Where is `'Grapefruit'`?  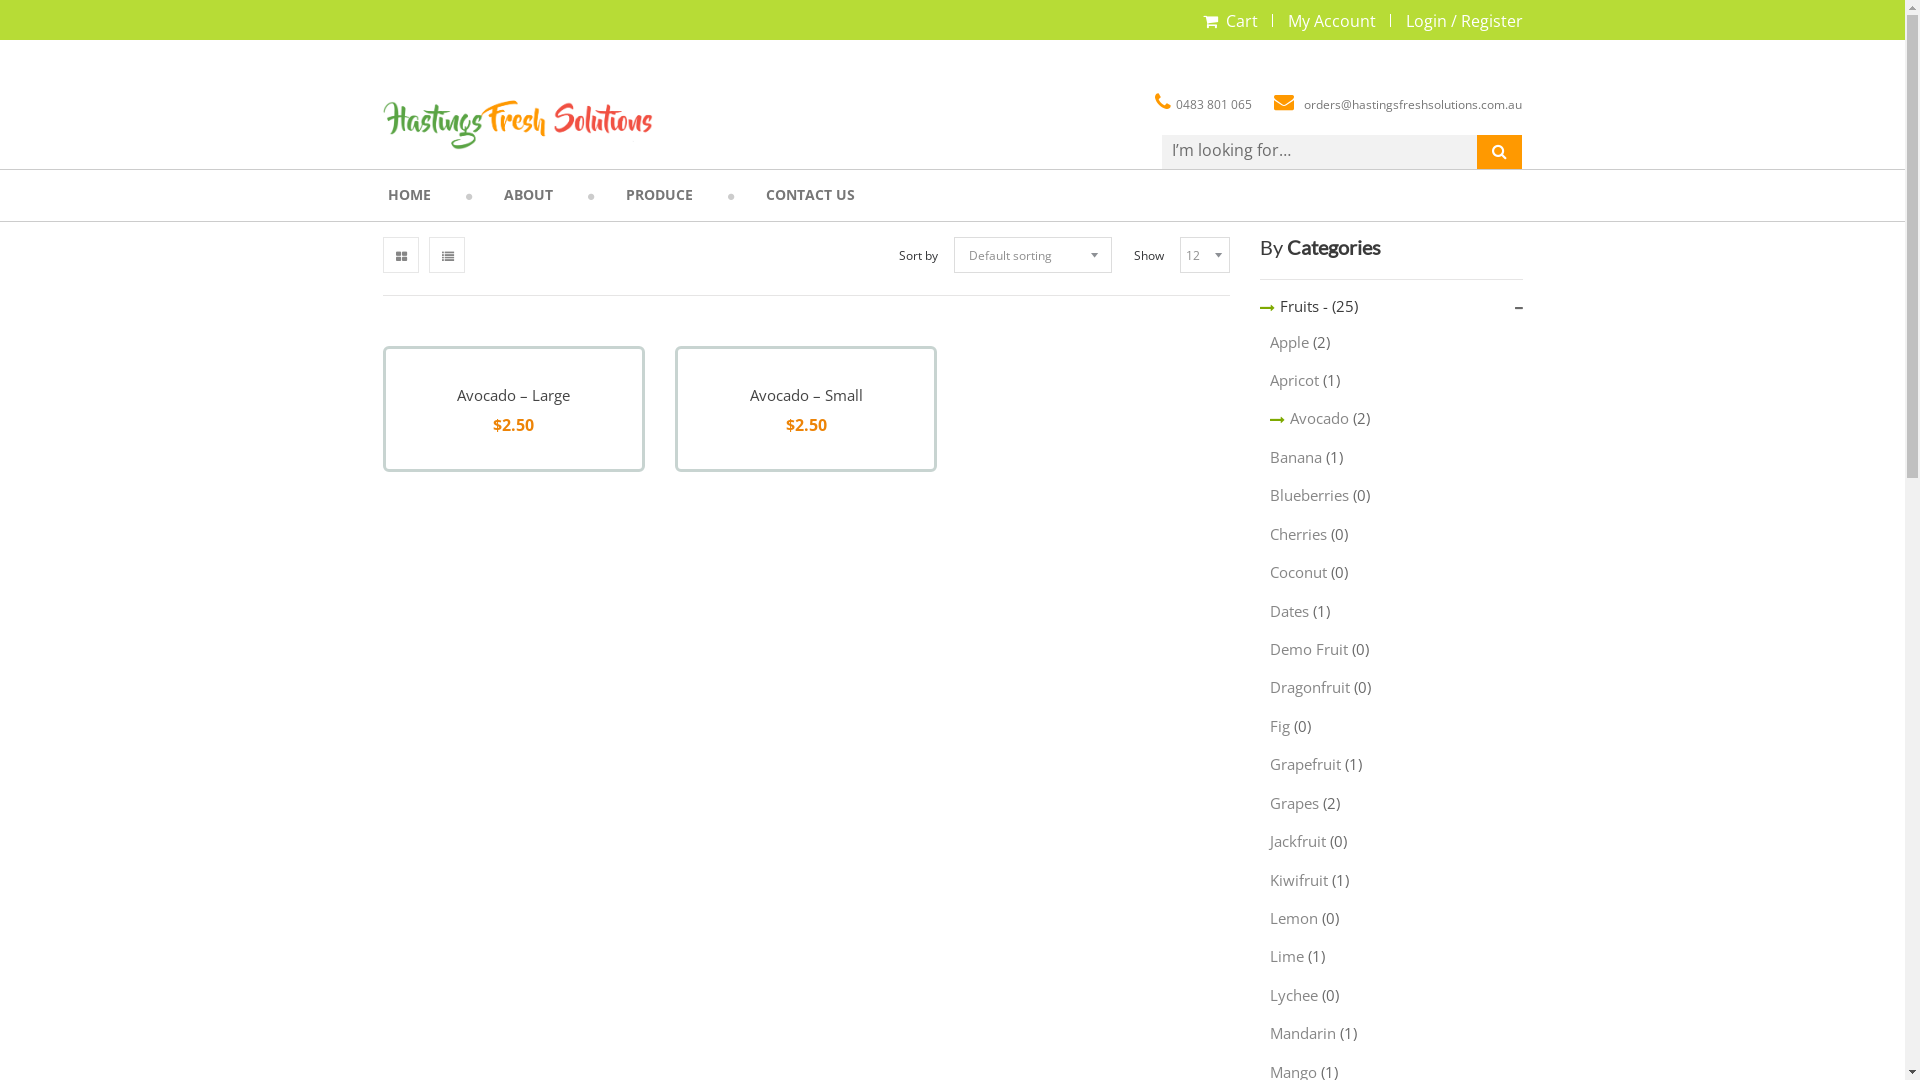
'Grapefruit' is located at coordinates (1269, 763).